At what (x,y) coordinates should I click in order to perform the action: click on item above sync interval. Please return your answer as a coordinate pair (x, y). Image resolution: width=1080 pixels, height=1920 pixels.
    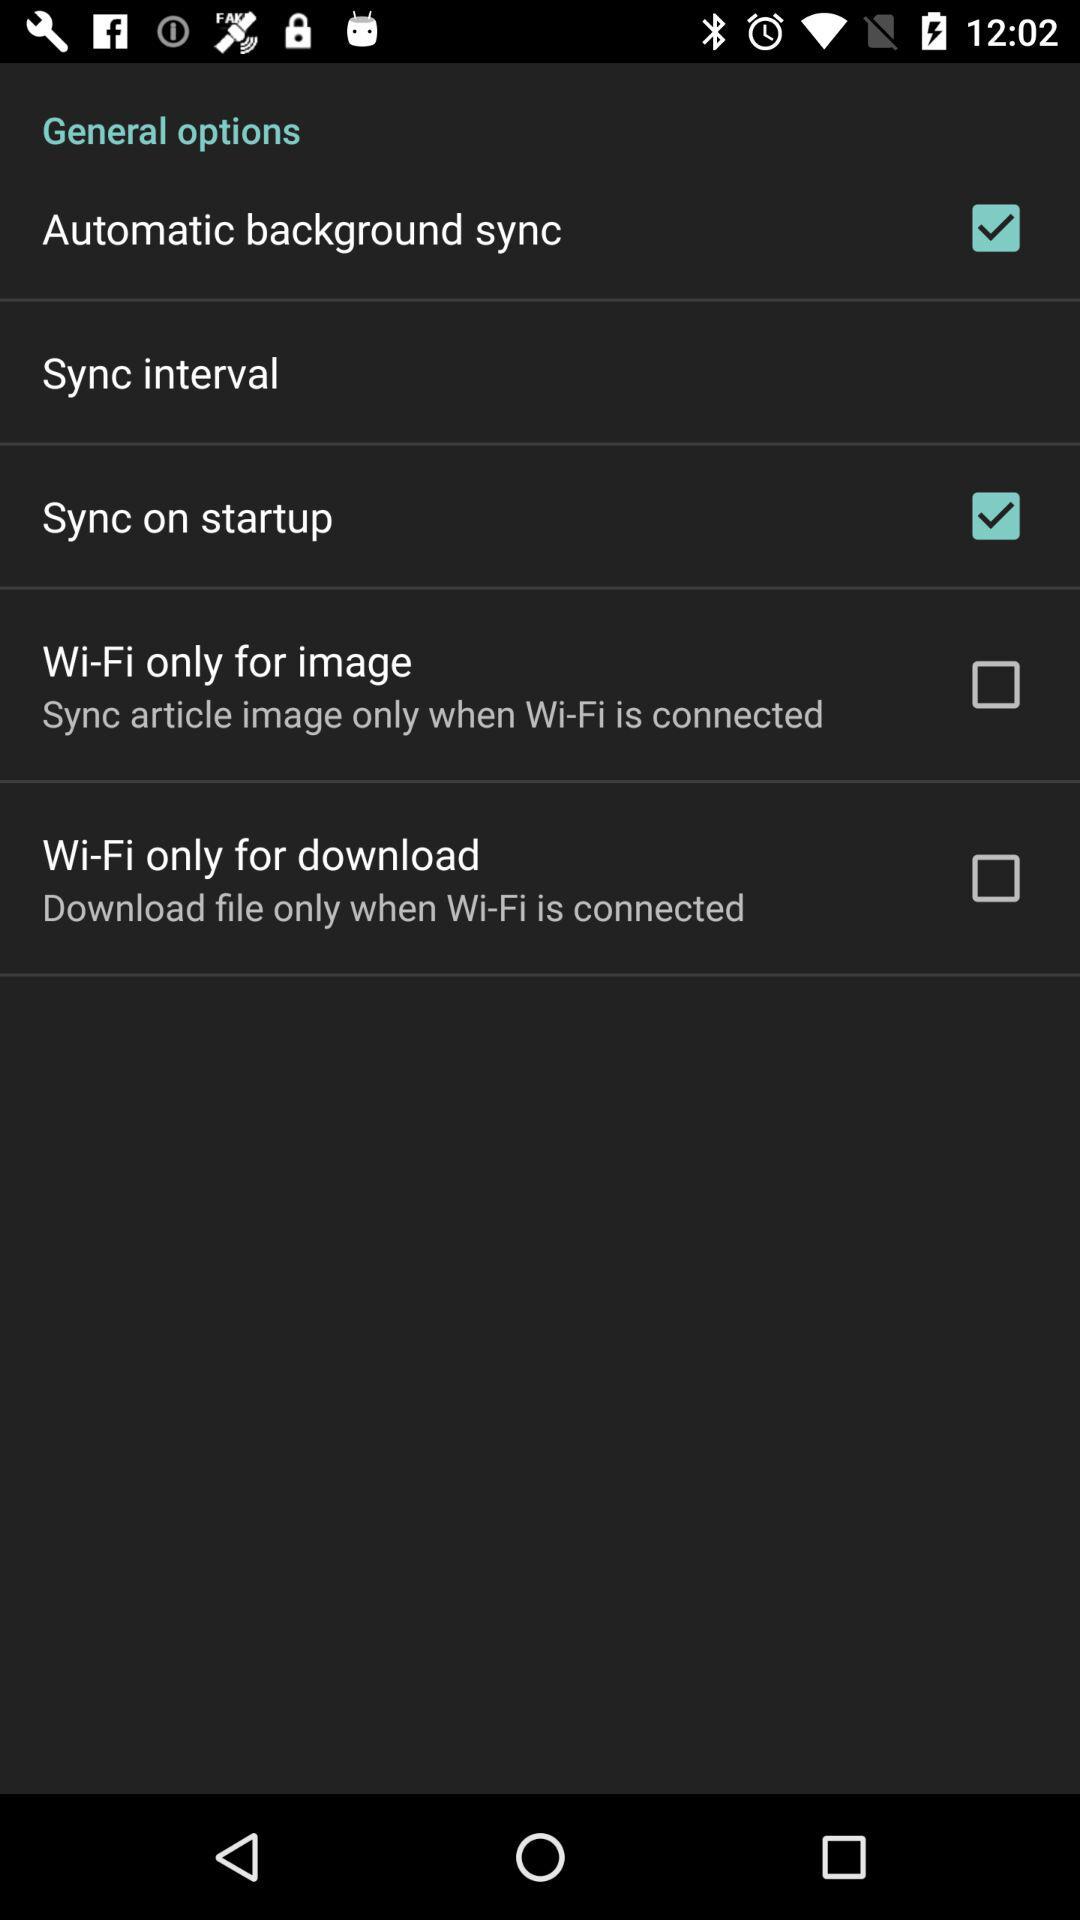
    Looking at the image, I should click on (301, 228).